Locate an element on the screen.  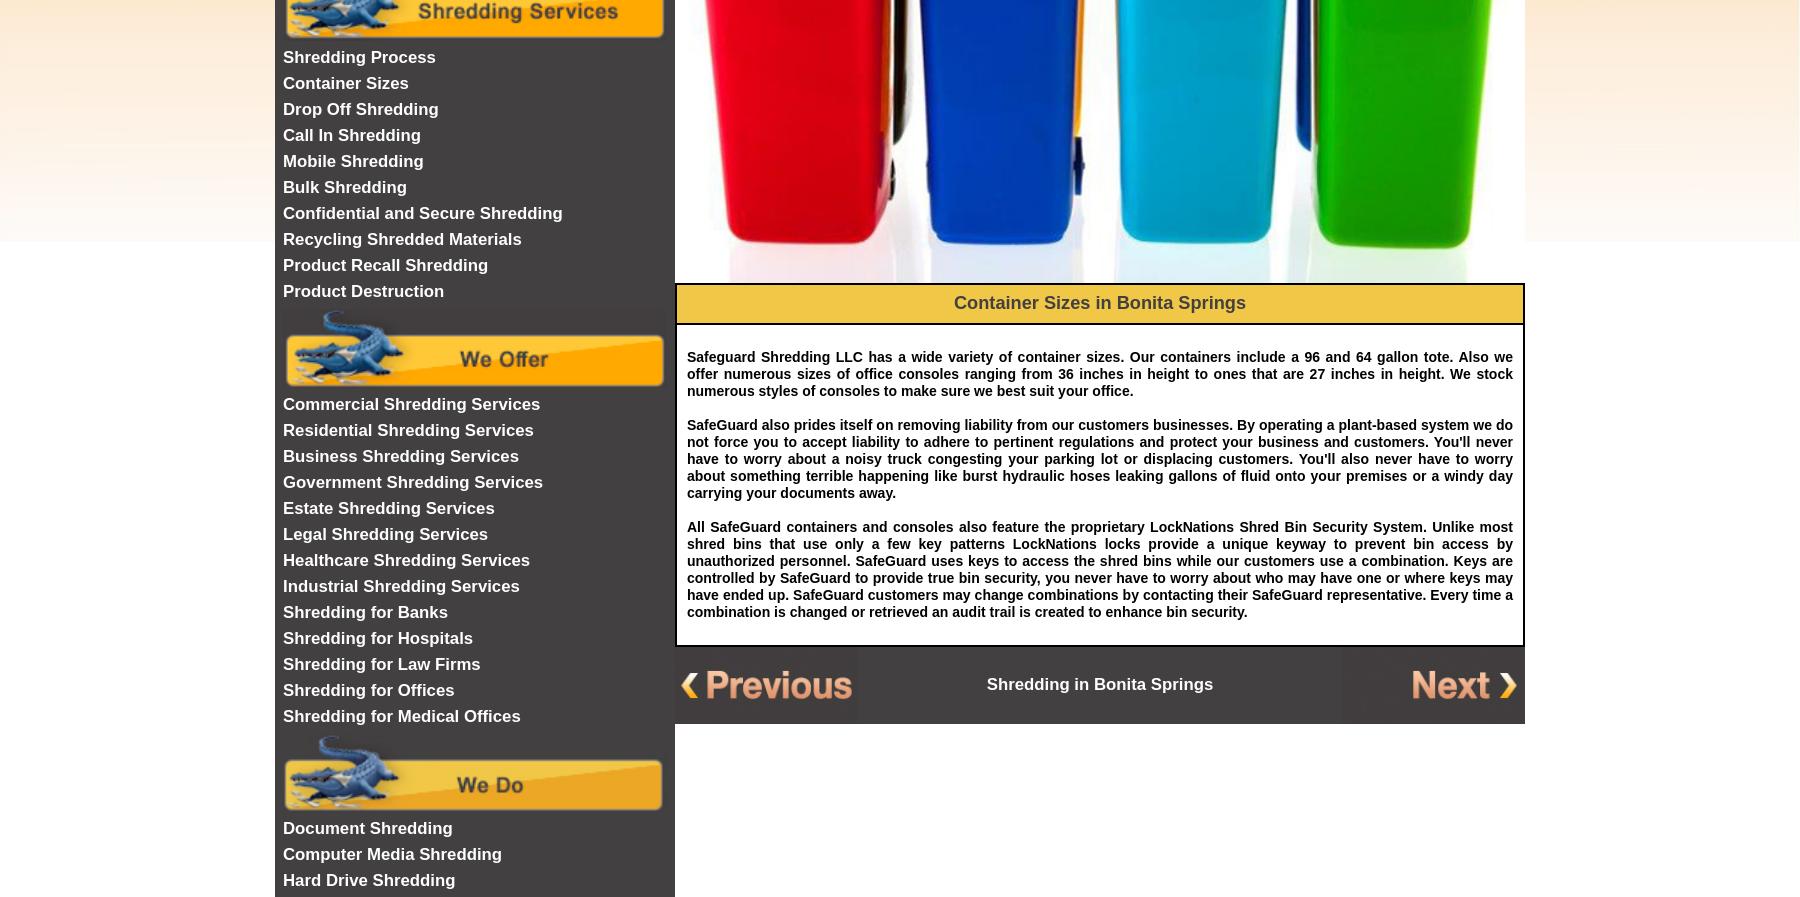
'Residential Shredding Services' is located at coordinates (408, 428).